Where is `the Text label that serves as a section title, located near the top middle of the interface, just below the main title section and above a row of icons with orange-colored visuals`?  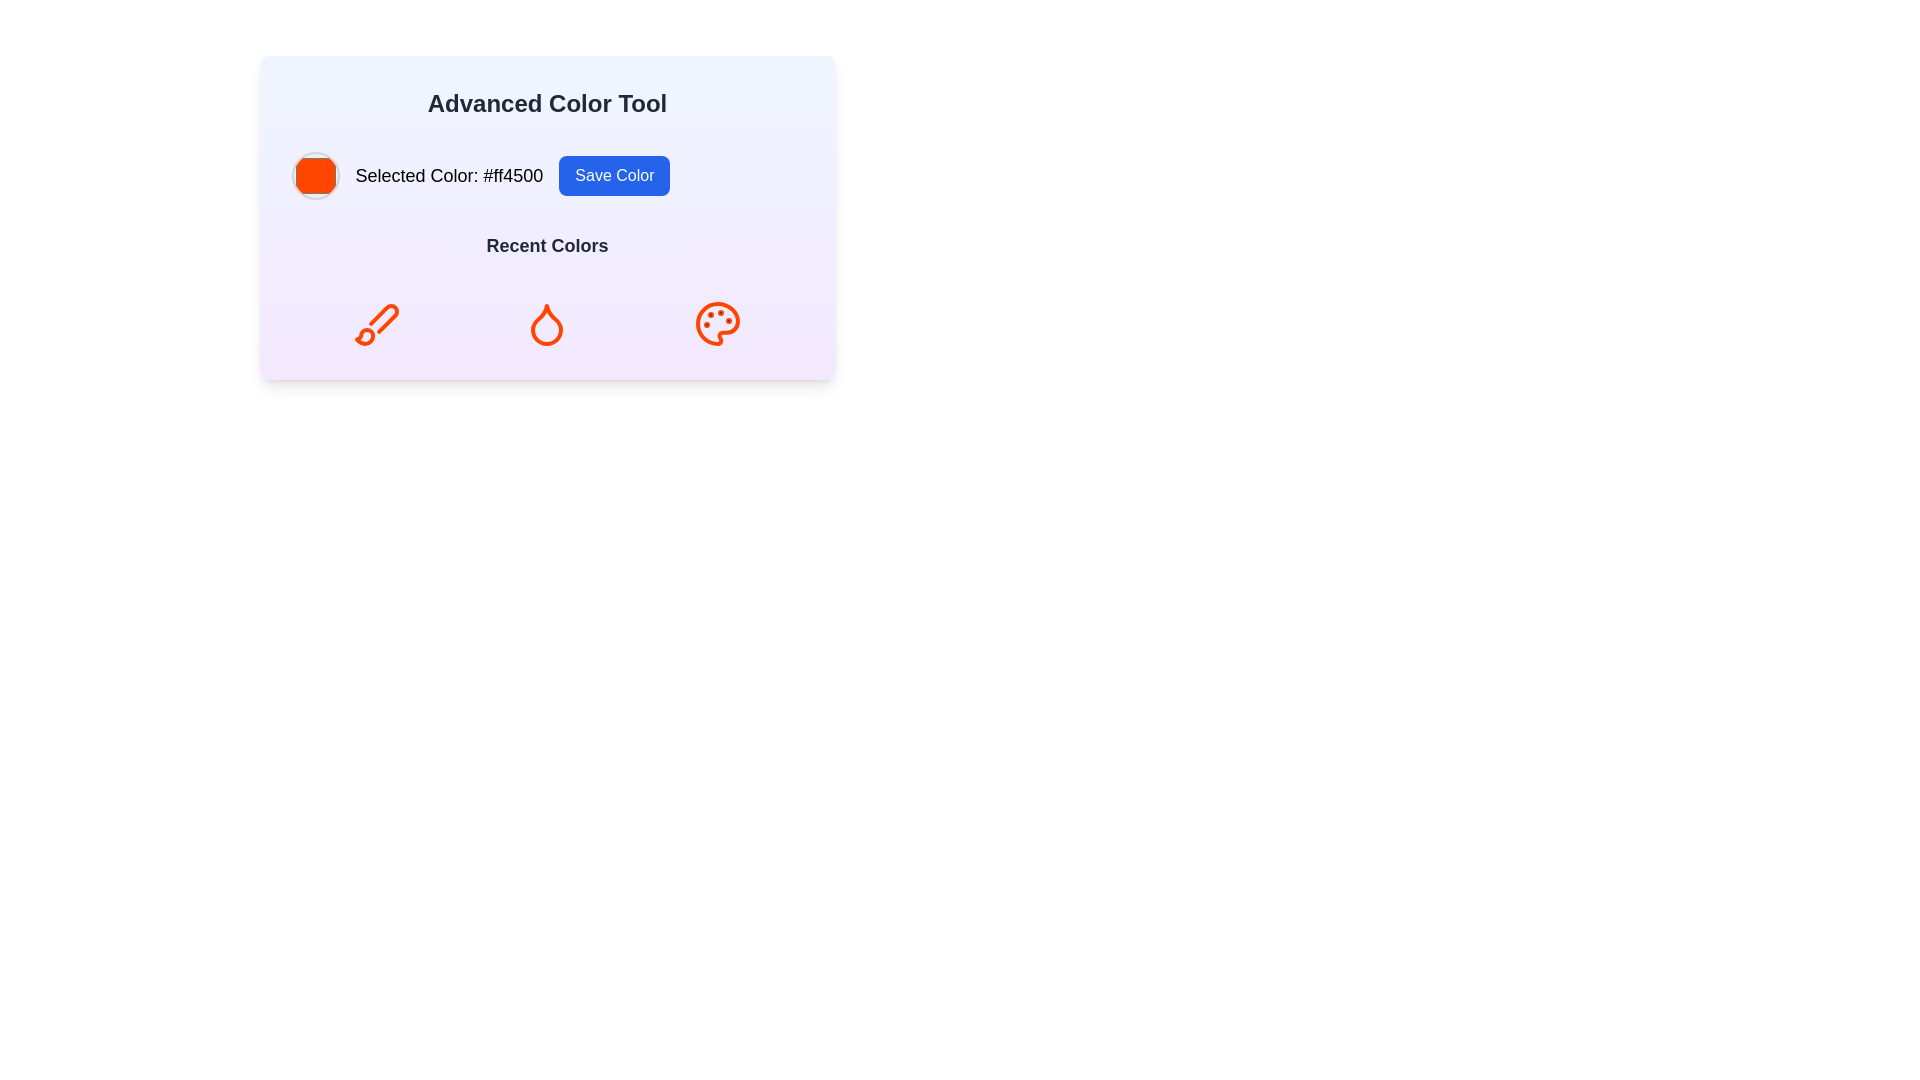 the Text label that serves as a section title, located near the top middle of the interface, just below the main title section and above a row of icons with orange-colored visuals is located at coordinates (547, 245).